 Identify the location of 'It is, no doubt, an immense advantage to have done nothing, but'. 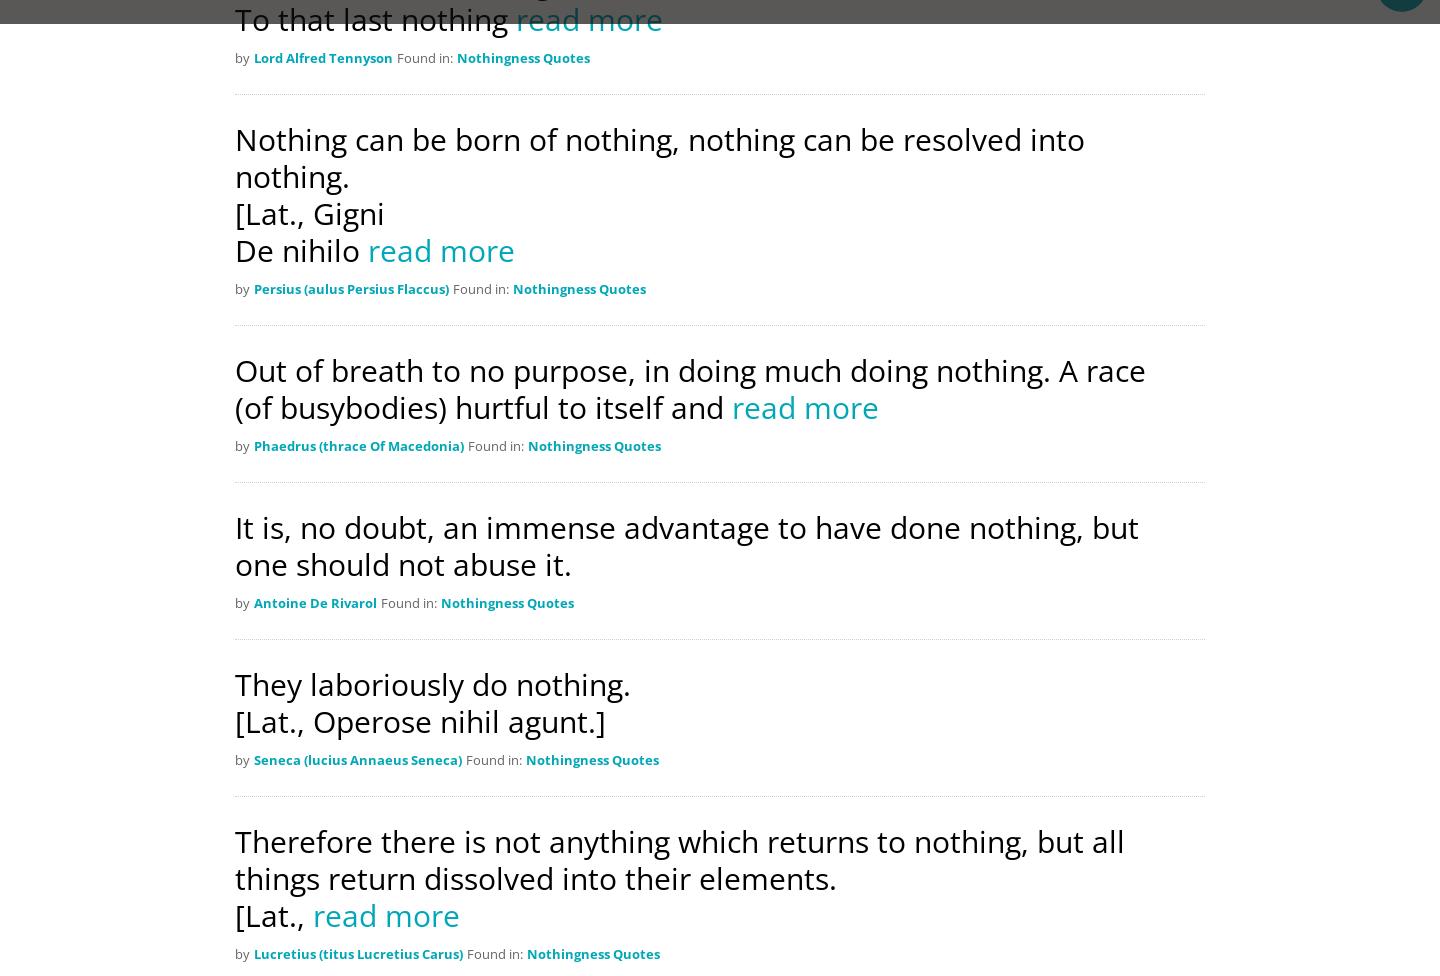
(235, 527).